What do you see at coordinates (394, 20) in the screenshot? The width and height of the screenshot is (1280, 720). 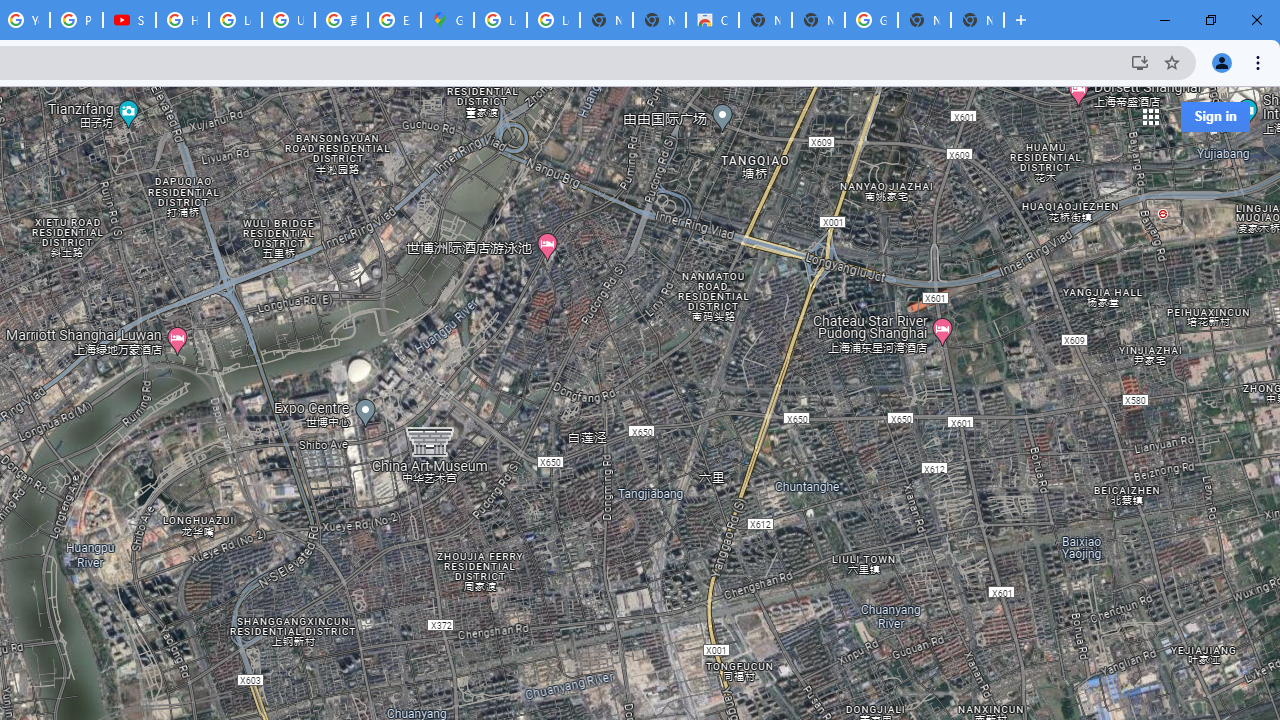 I see `'Explore new street-level details - Google Maps Help'` at bounding box center [394, 20].